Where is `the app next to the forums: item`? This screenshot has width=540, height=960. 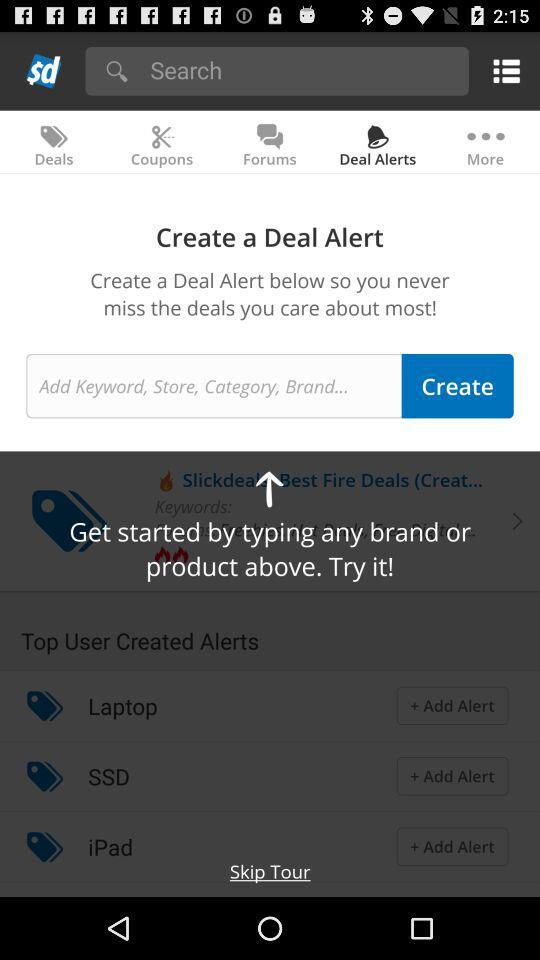 the app next to the forums: item is located at coordinates (351, 528).